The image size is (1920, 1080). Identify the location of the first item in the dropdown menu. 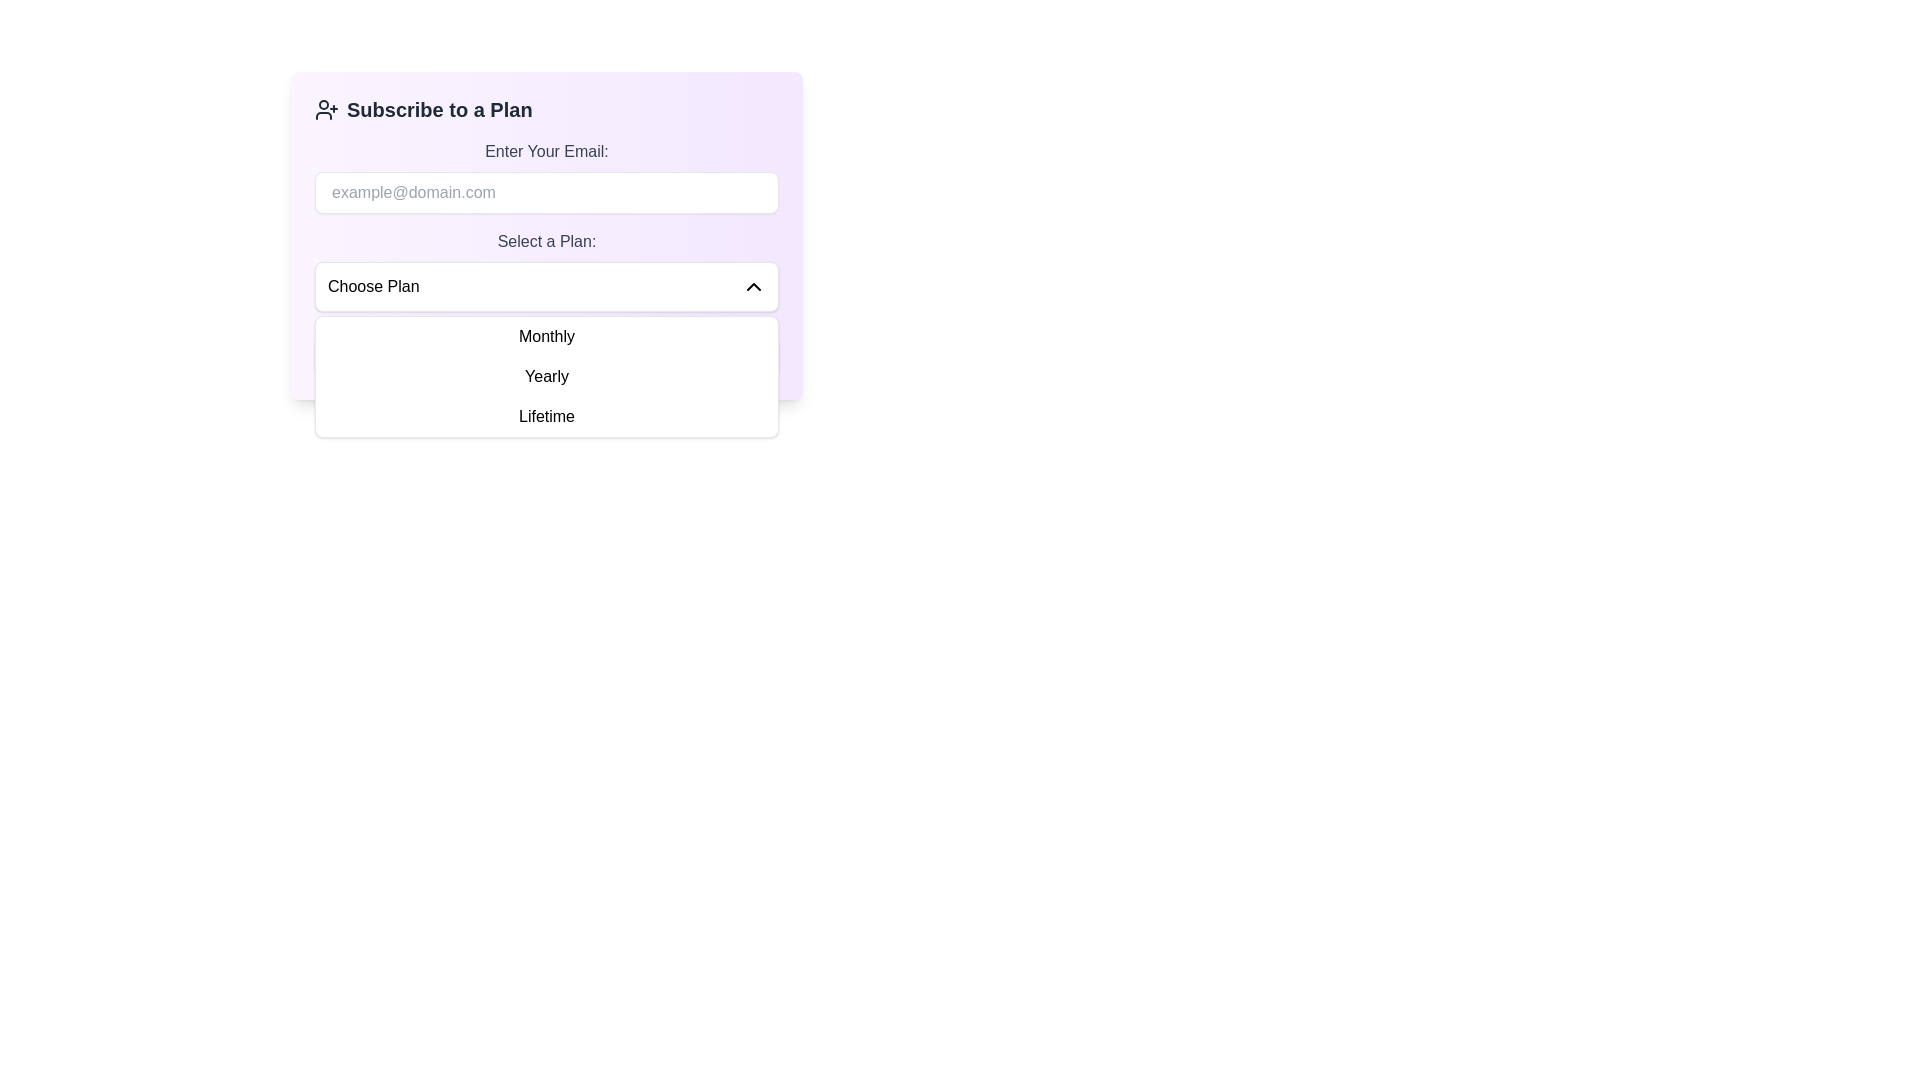
(547, 335).